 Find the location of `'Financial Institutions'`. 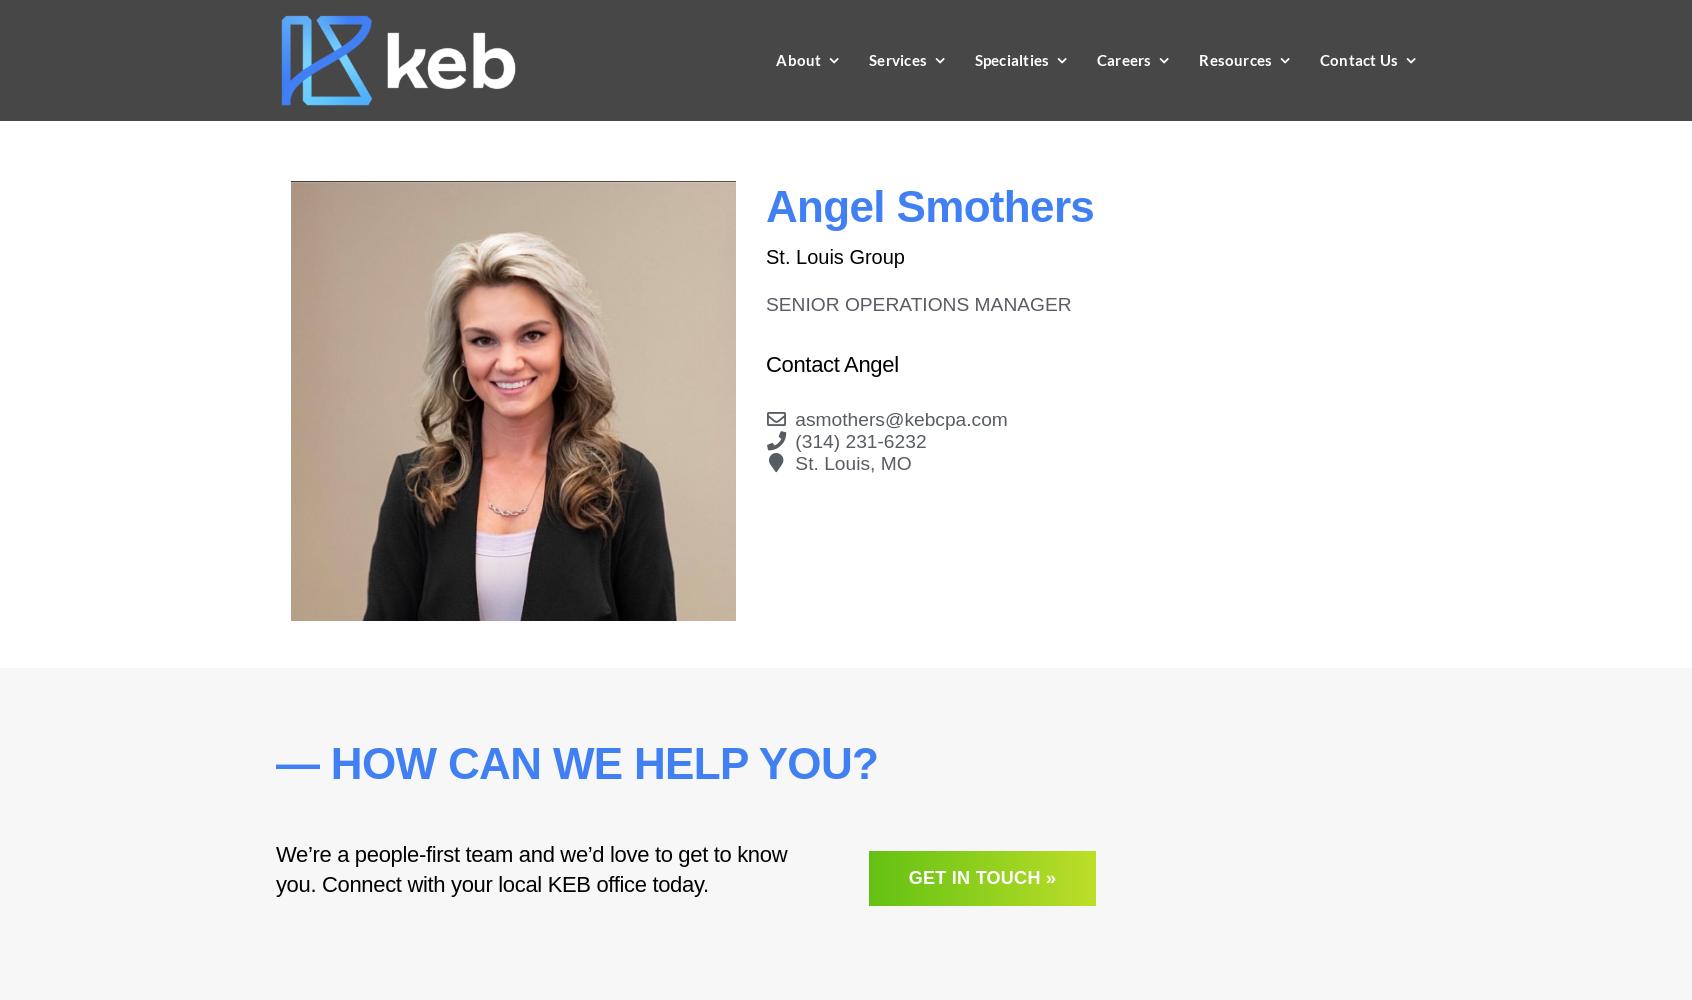

'Financial Institutions' is located at coordinates (993, 531).